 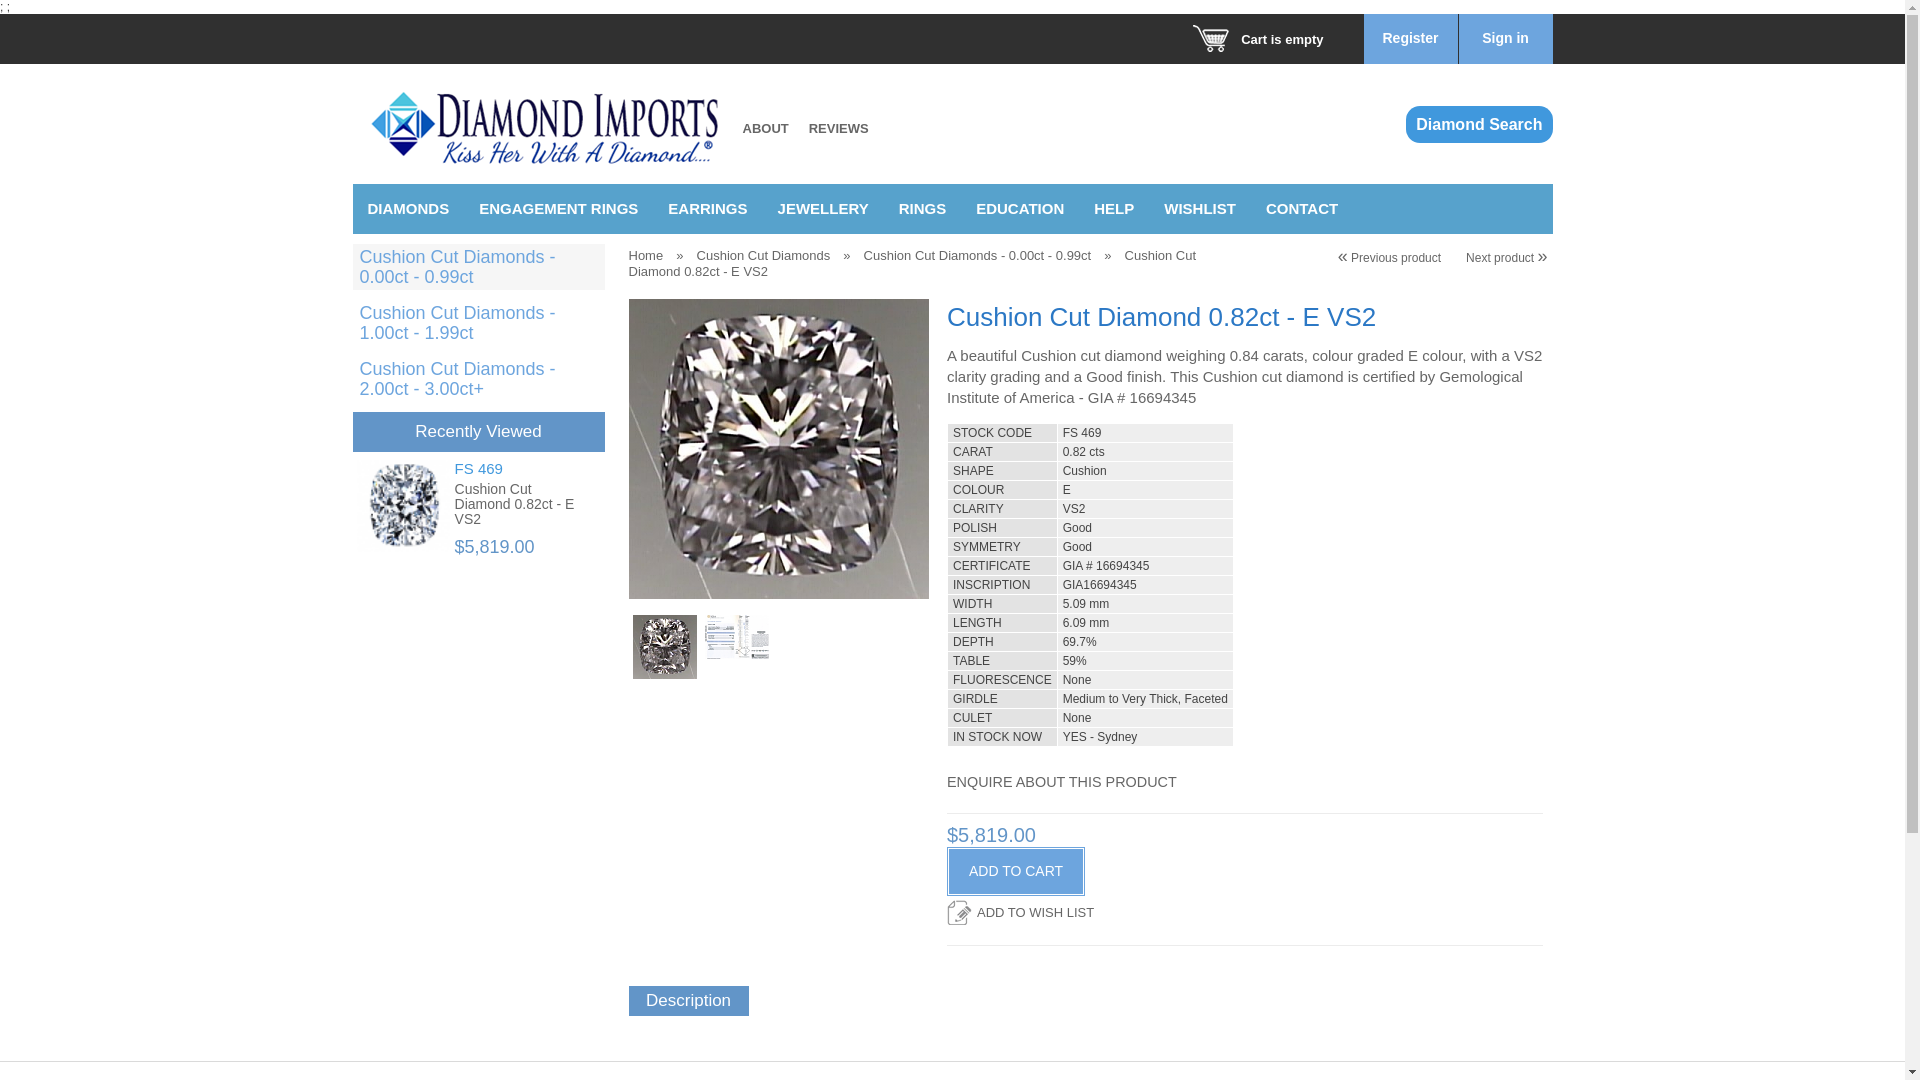 I want to click on 'EDUCATION', so click(x=1019, y=208).